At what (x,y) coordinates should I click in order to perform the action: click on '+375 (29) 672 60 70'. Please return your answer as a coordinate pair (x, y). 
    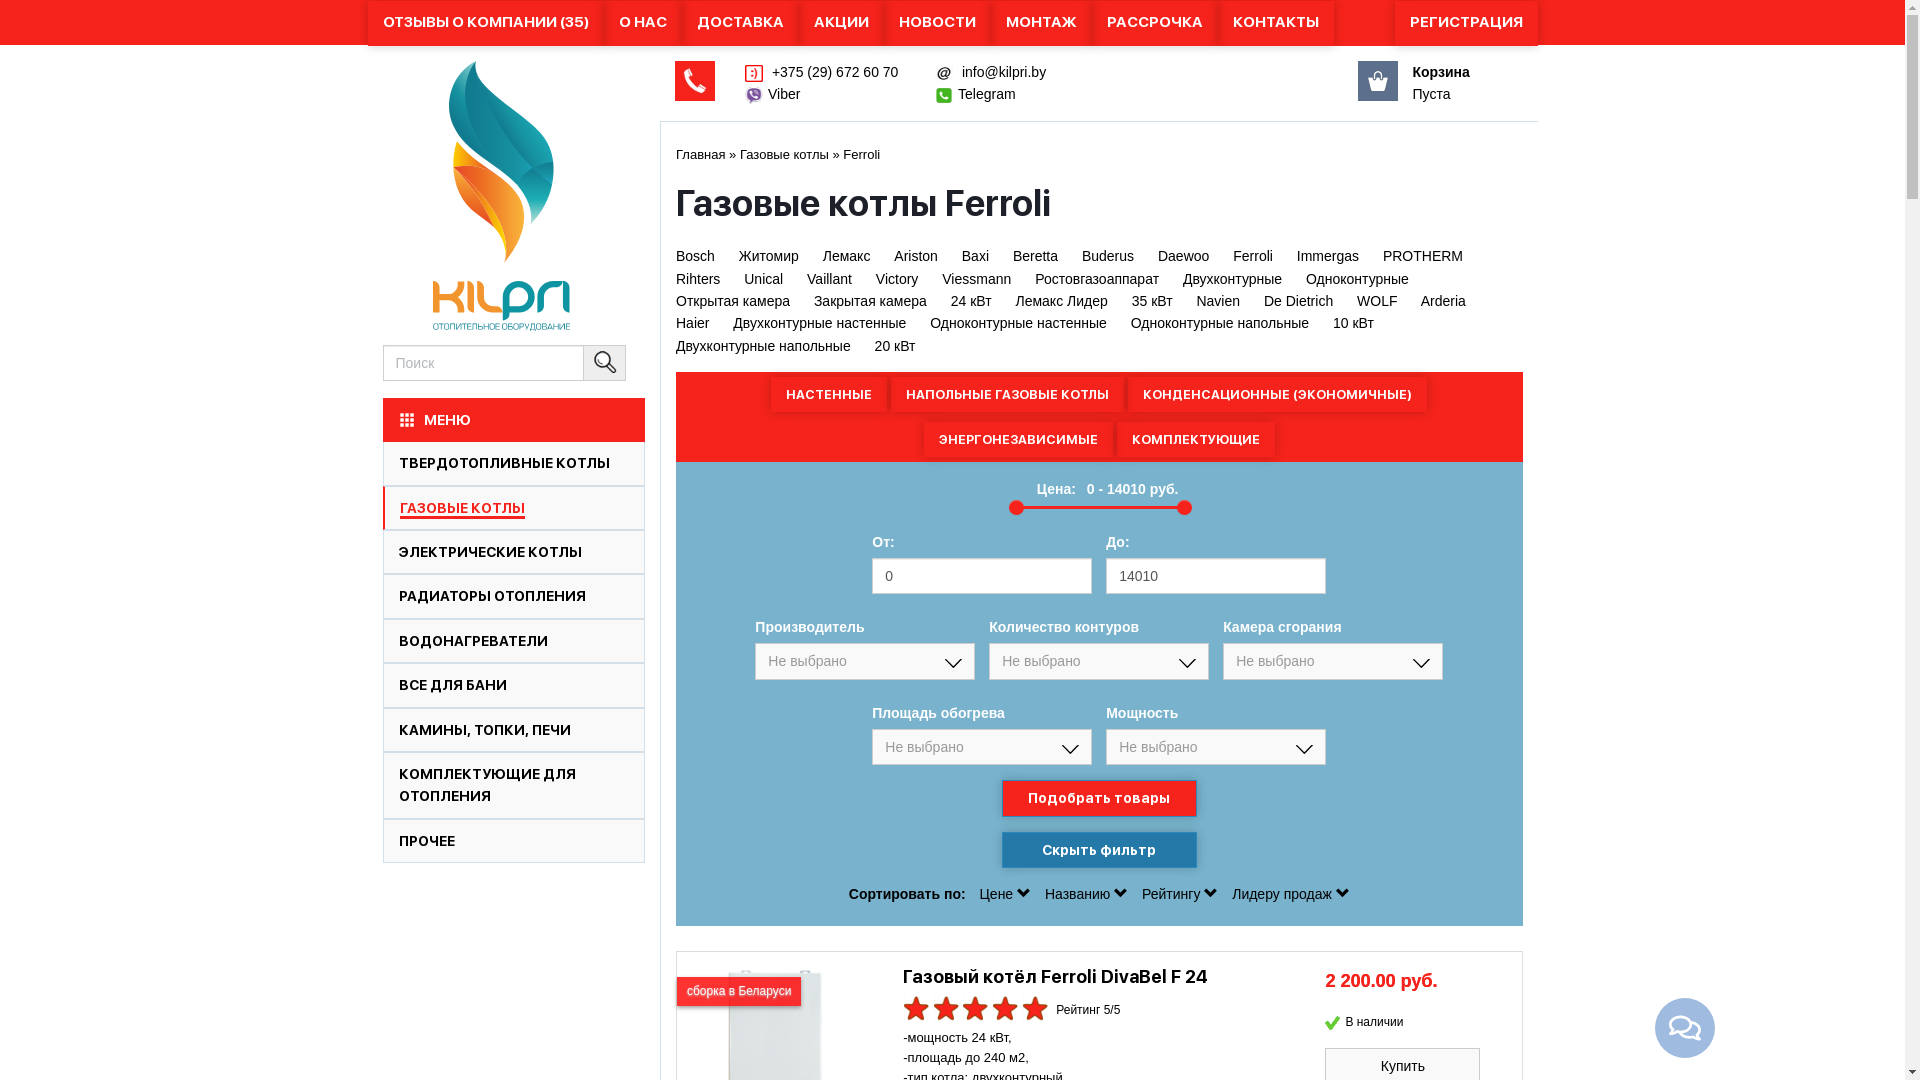
    Looking at the image, I should click on (833, 71).